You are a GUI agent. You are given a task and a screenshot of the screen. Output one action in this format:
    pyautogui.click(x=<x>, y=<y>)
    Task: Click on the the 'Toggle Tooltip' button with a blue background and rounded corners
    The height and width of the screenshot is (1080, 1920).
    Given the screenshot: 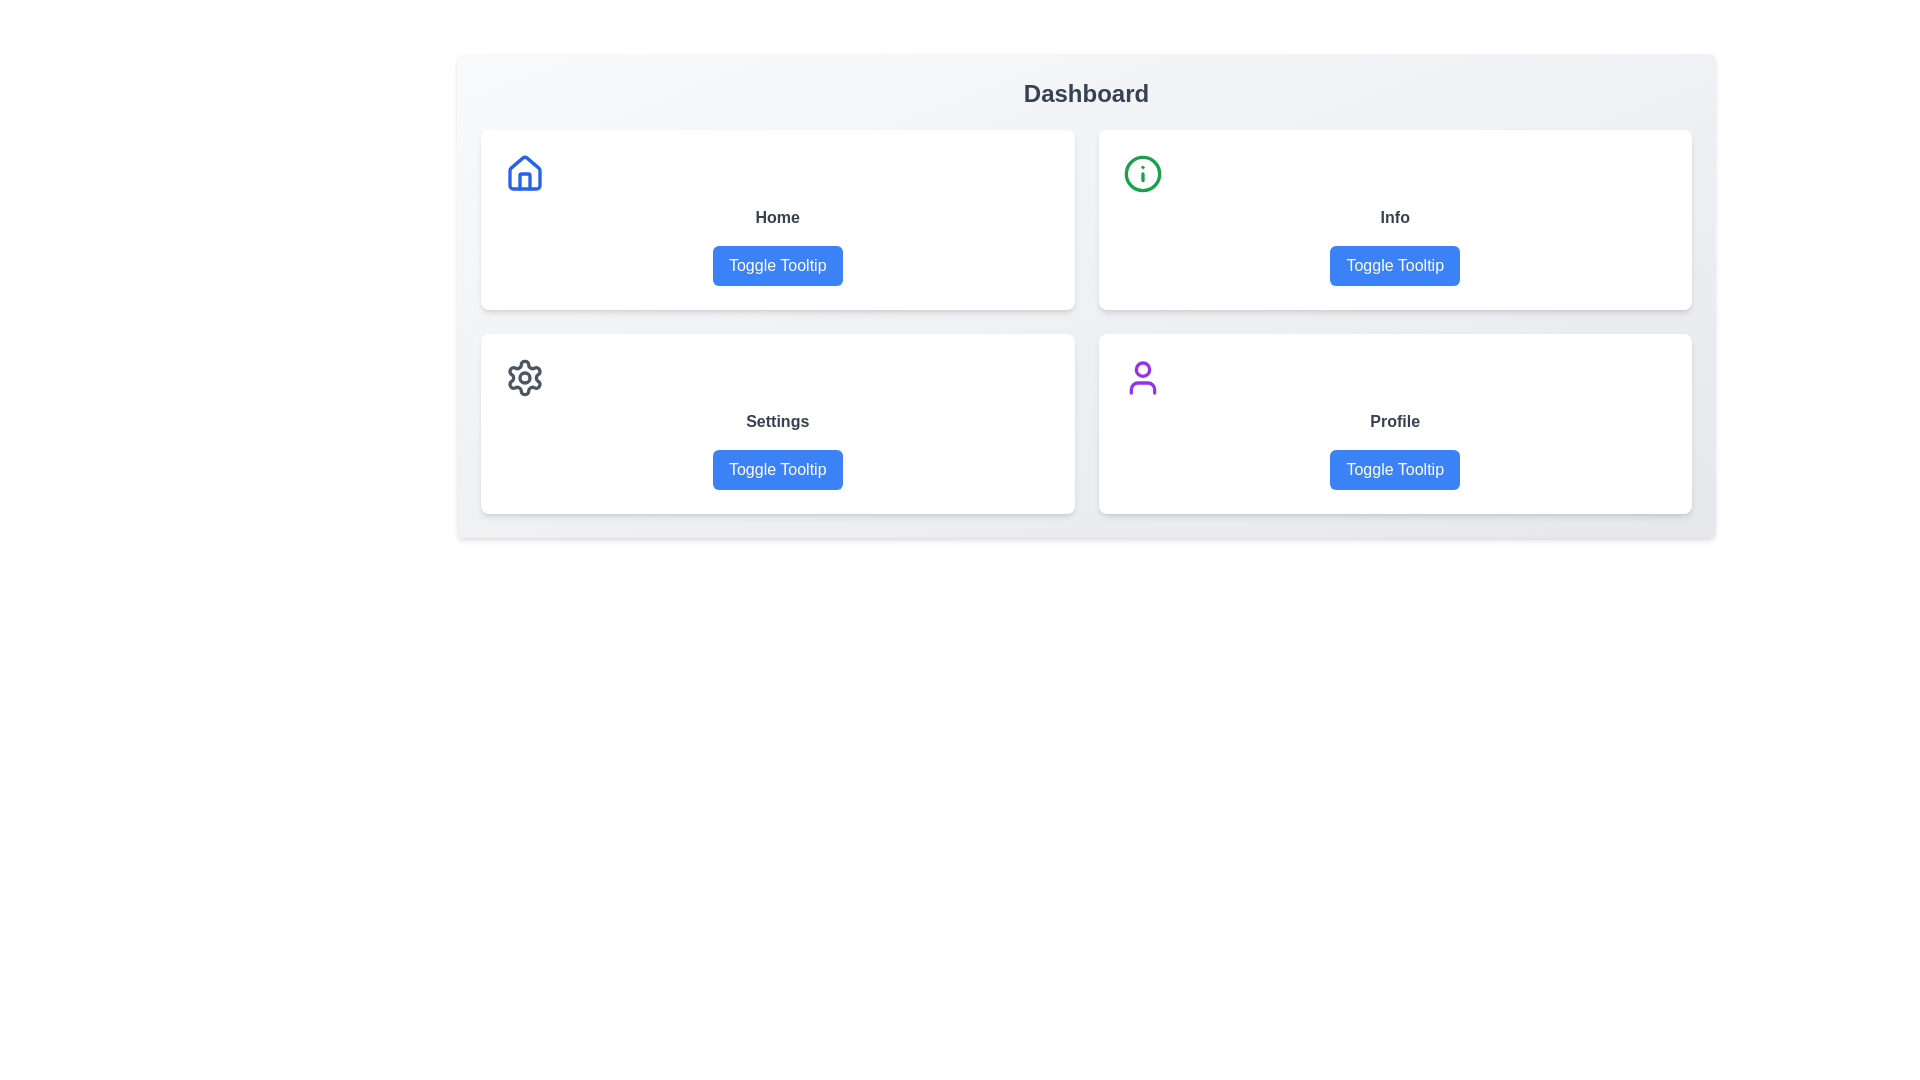 What is the action you would take?
    pyautogui.click(x=1394, y=265)
    